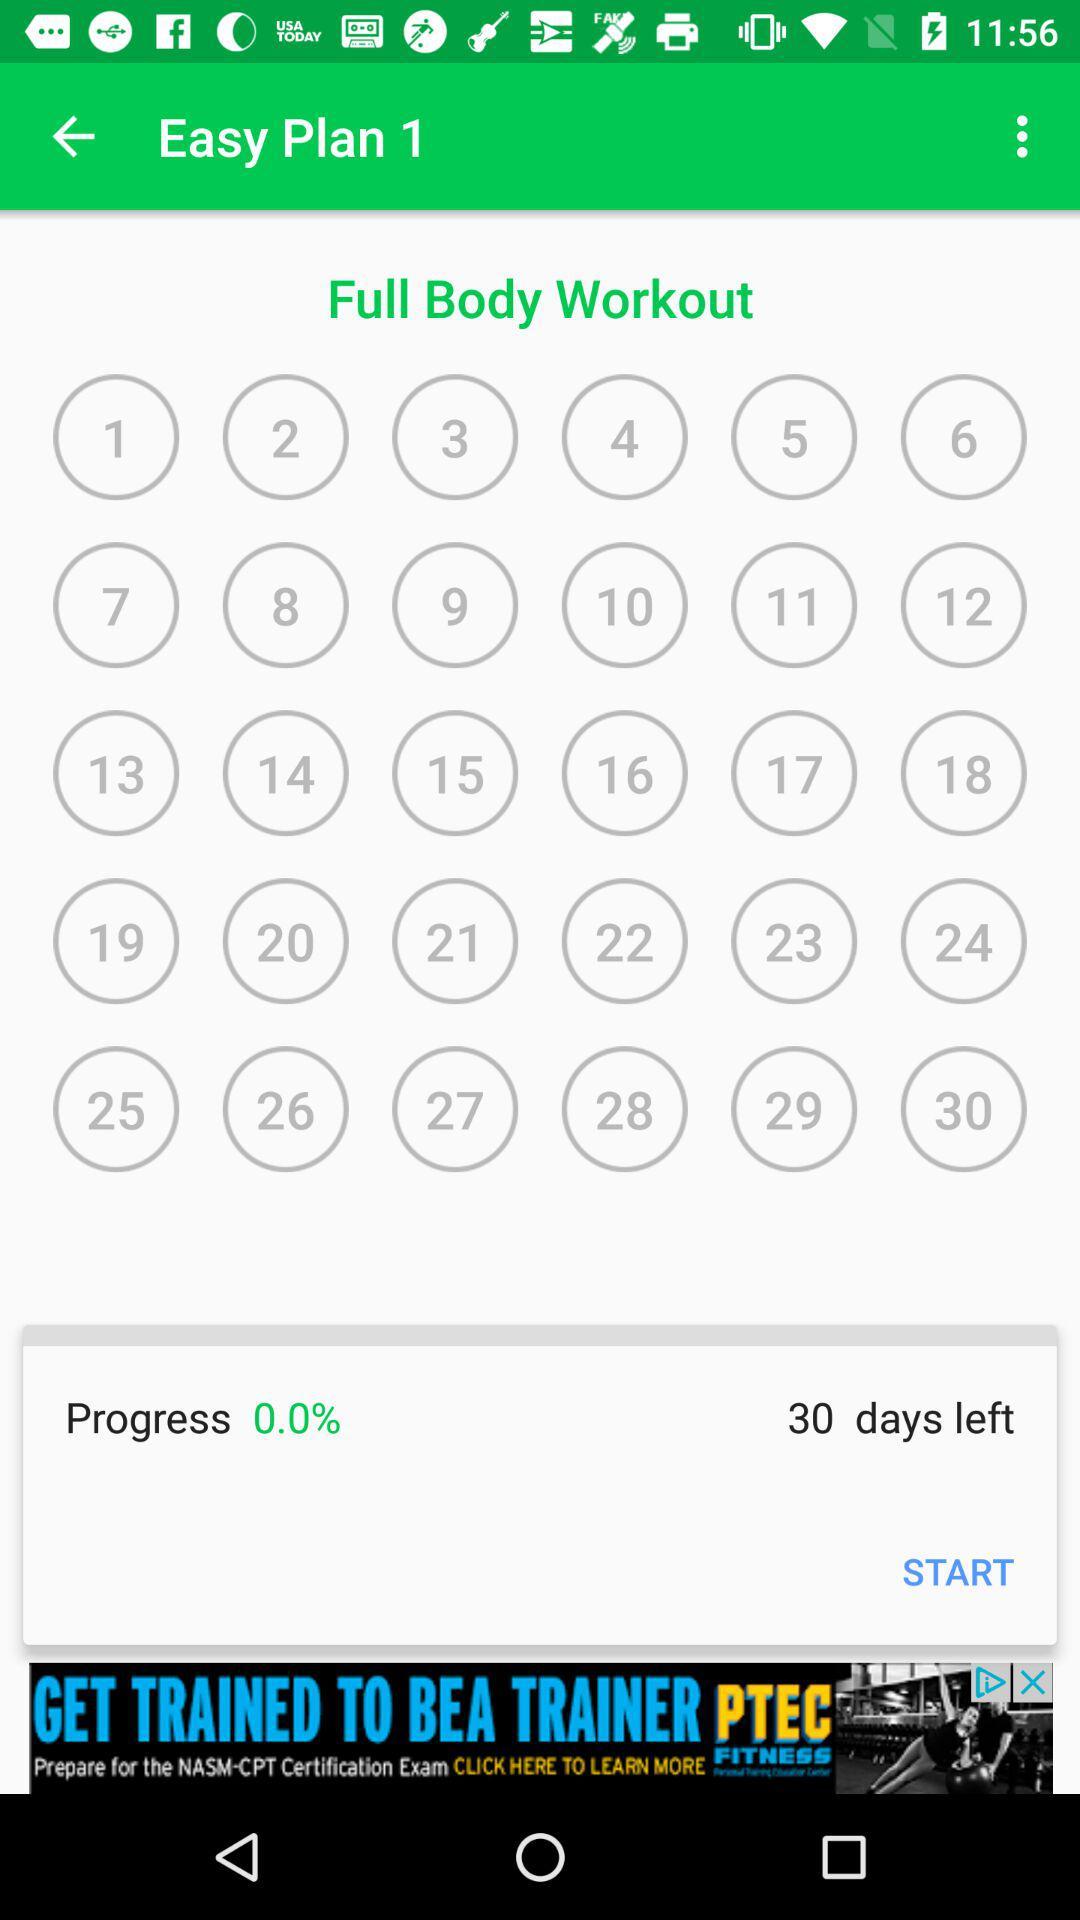 The image size is (1080, 1920). What do you see at coordinates (540, 1727) in the screenshot?
I see `the advertisement option` at bounding box center [540, 1727].